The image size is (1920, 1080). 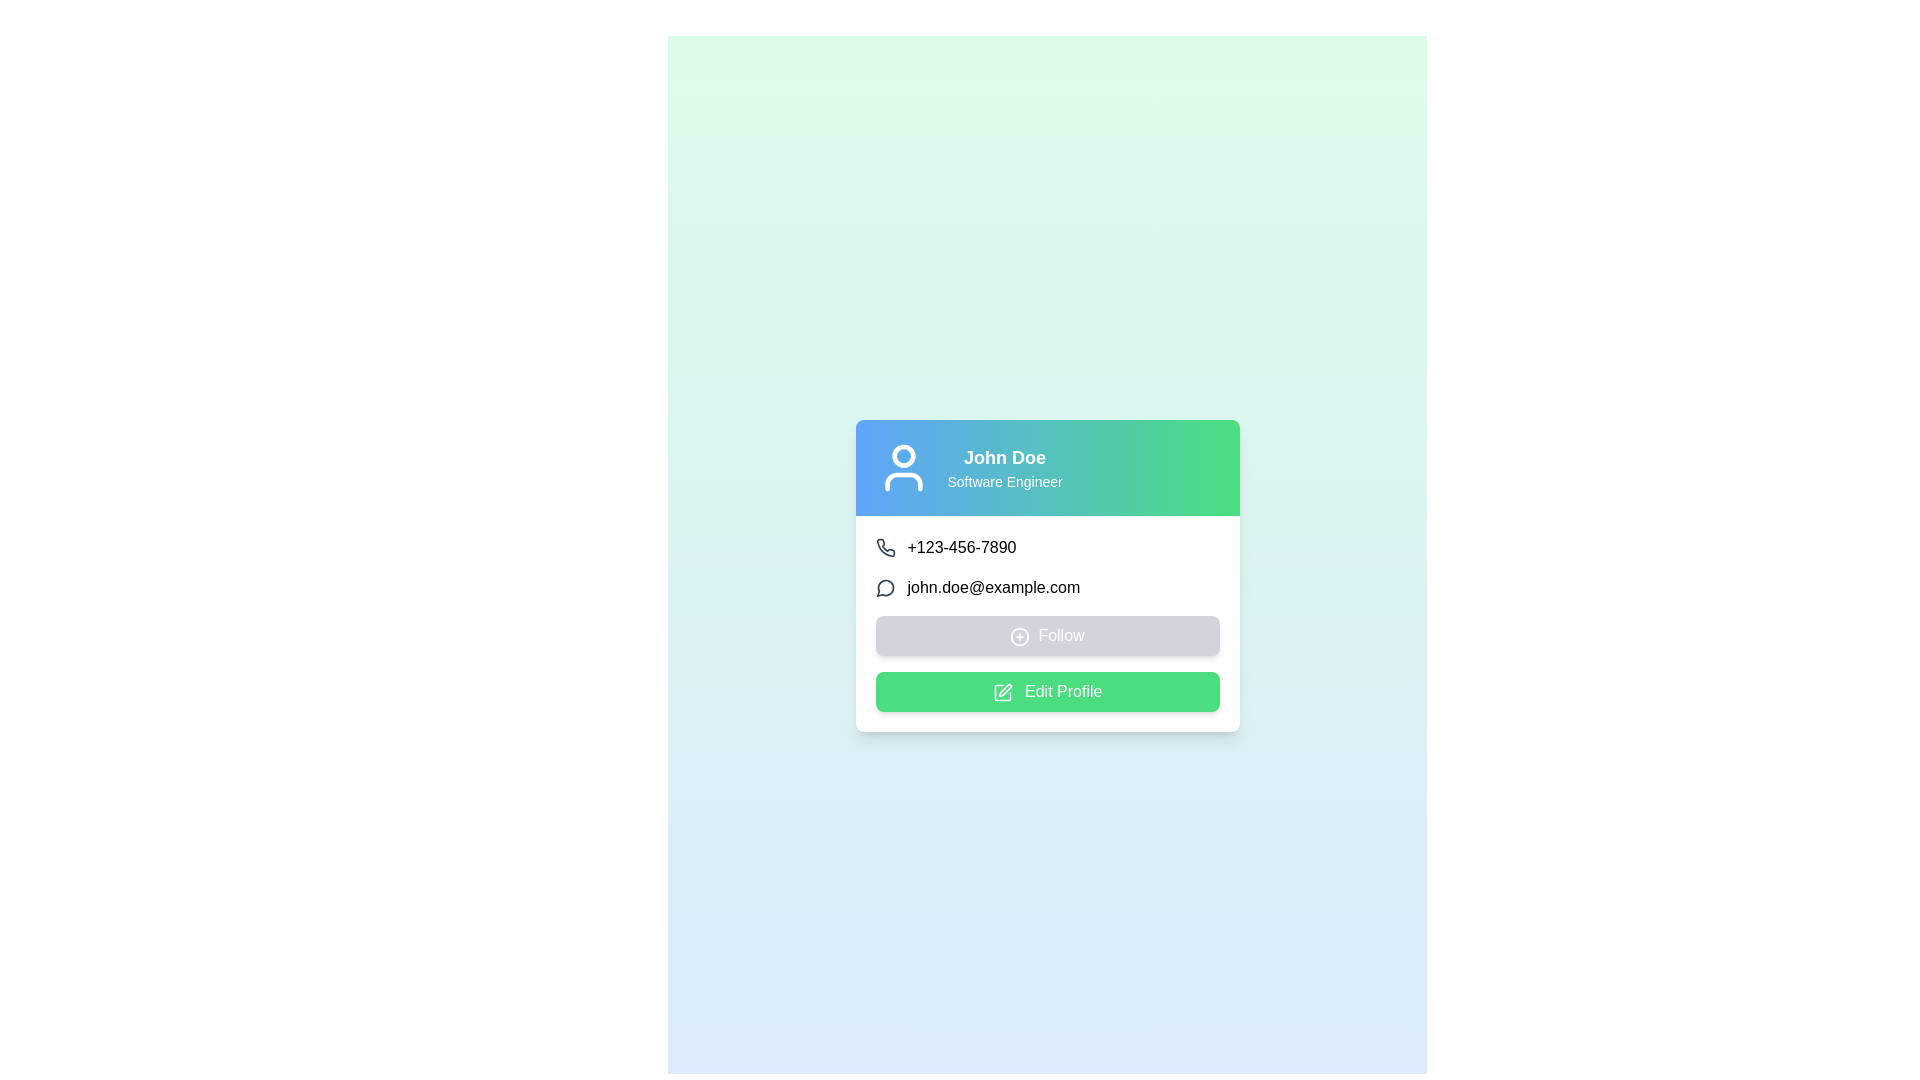 I want to click on the 'Follow' button located below the email address 'john.doe@example.com' and above the 'Edit Profile' button, so click(x=1046, y=636).